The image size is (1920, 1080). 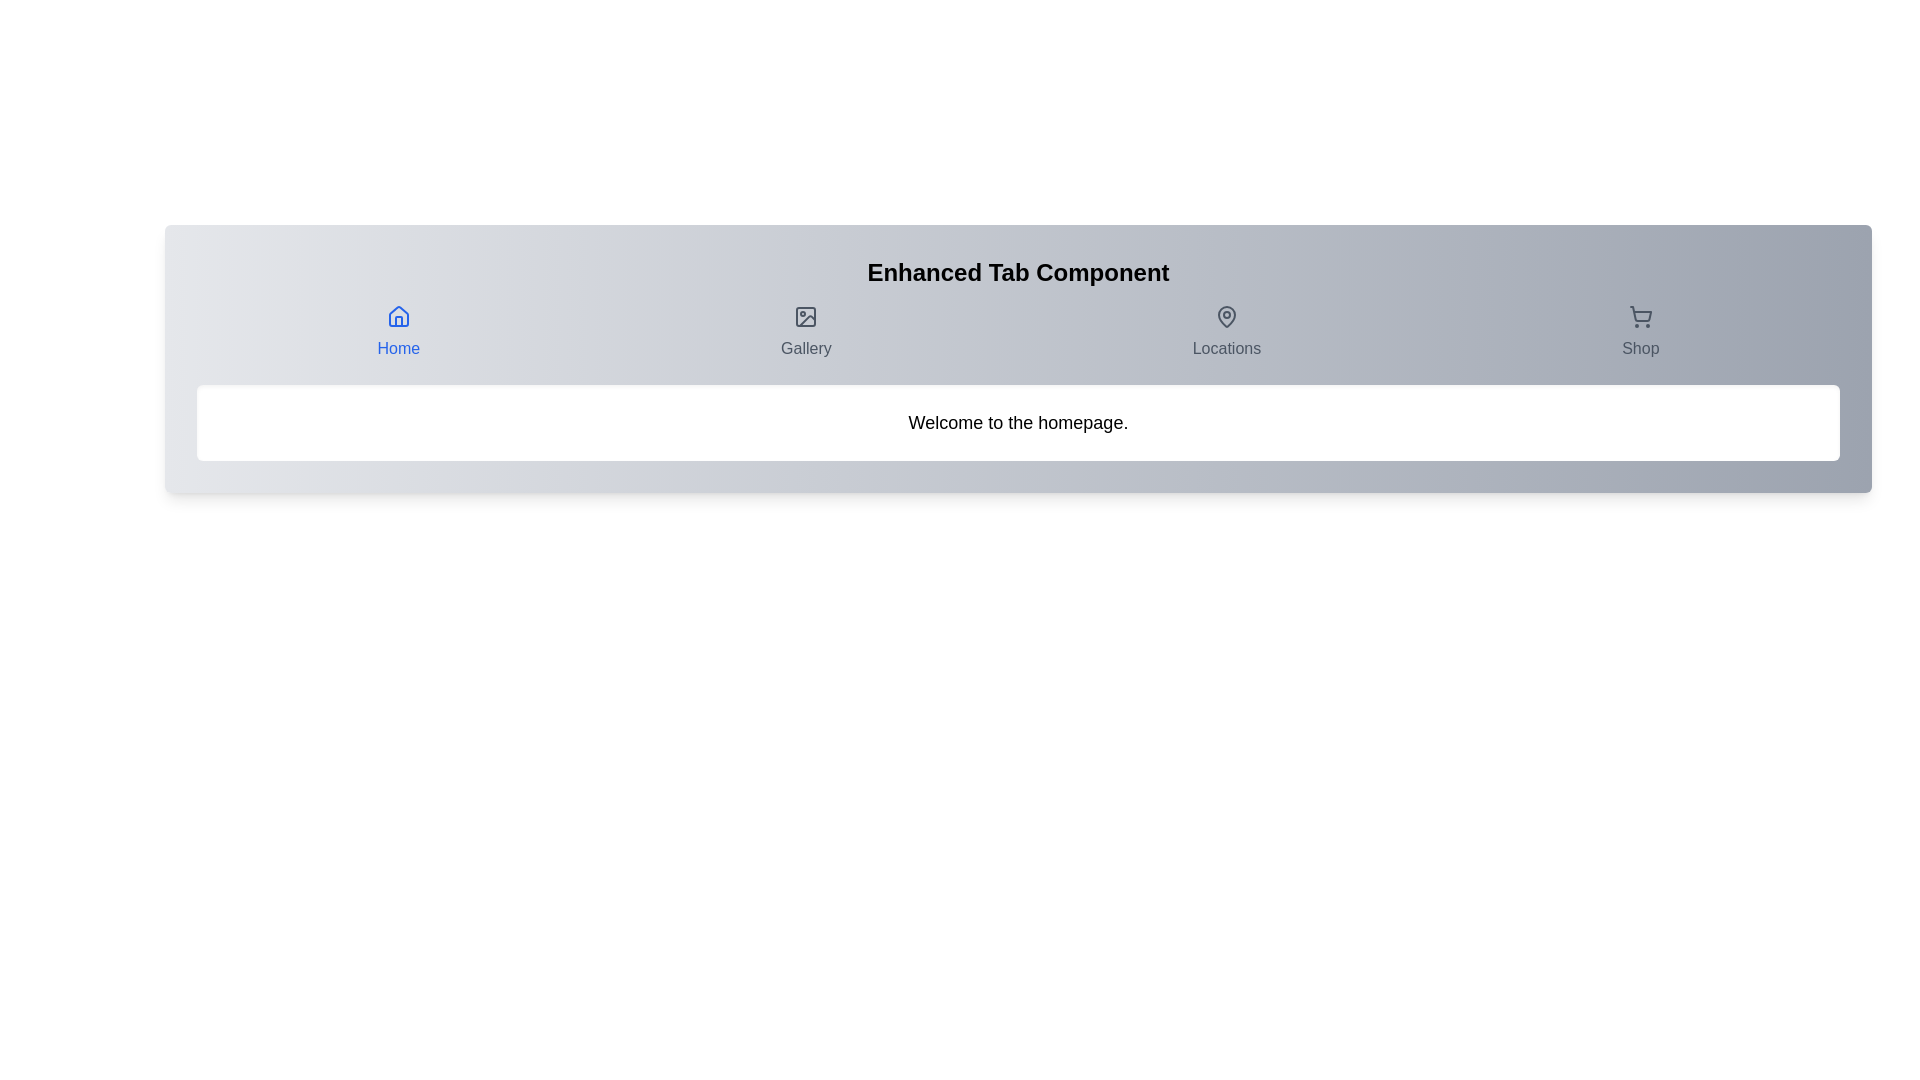 I want to click on the 'Gallery' tab, which is the second tab in the navigation bar, featuring a gray picture frame icon and the label 'Gallery' in gray text, to possibly display a tooltip, so click(x=806, y=331).